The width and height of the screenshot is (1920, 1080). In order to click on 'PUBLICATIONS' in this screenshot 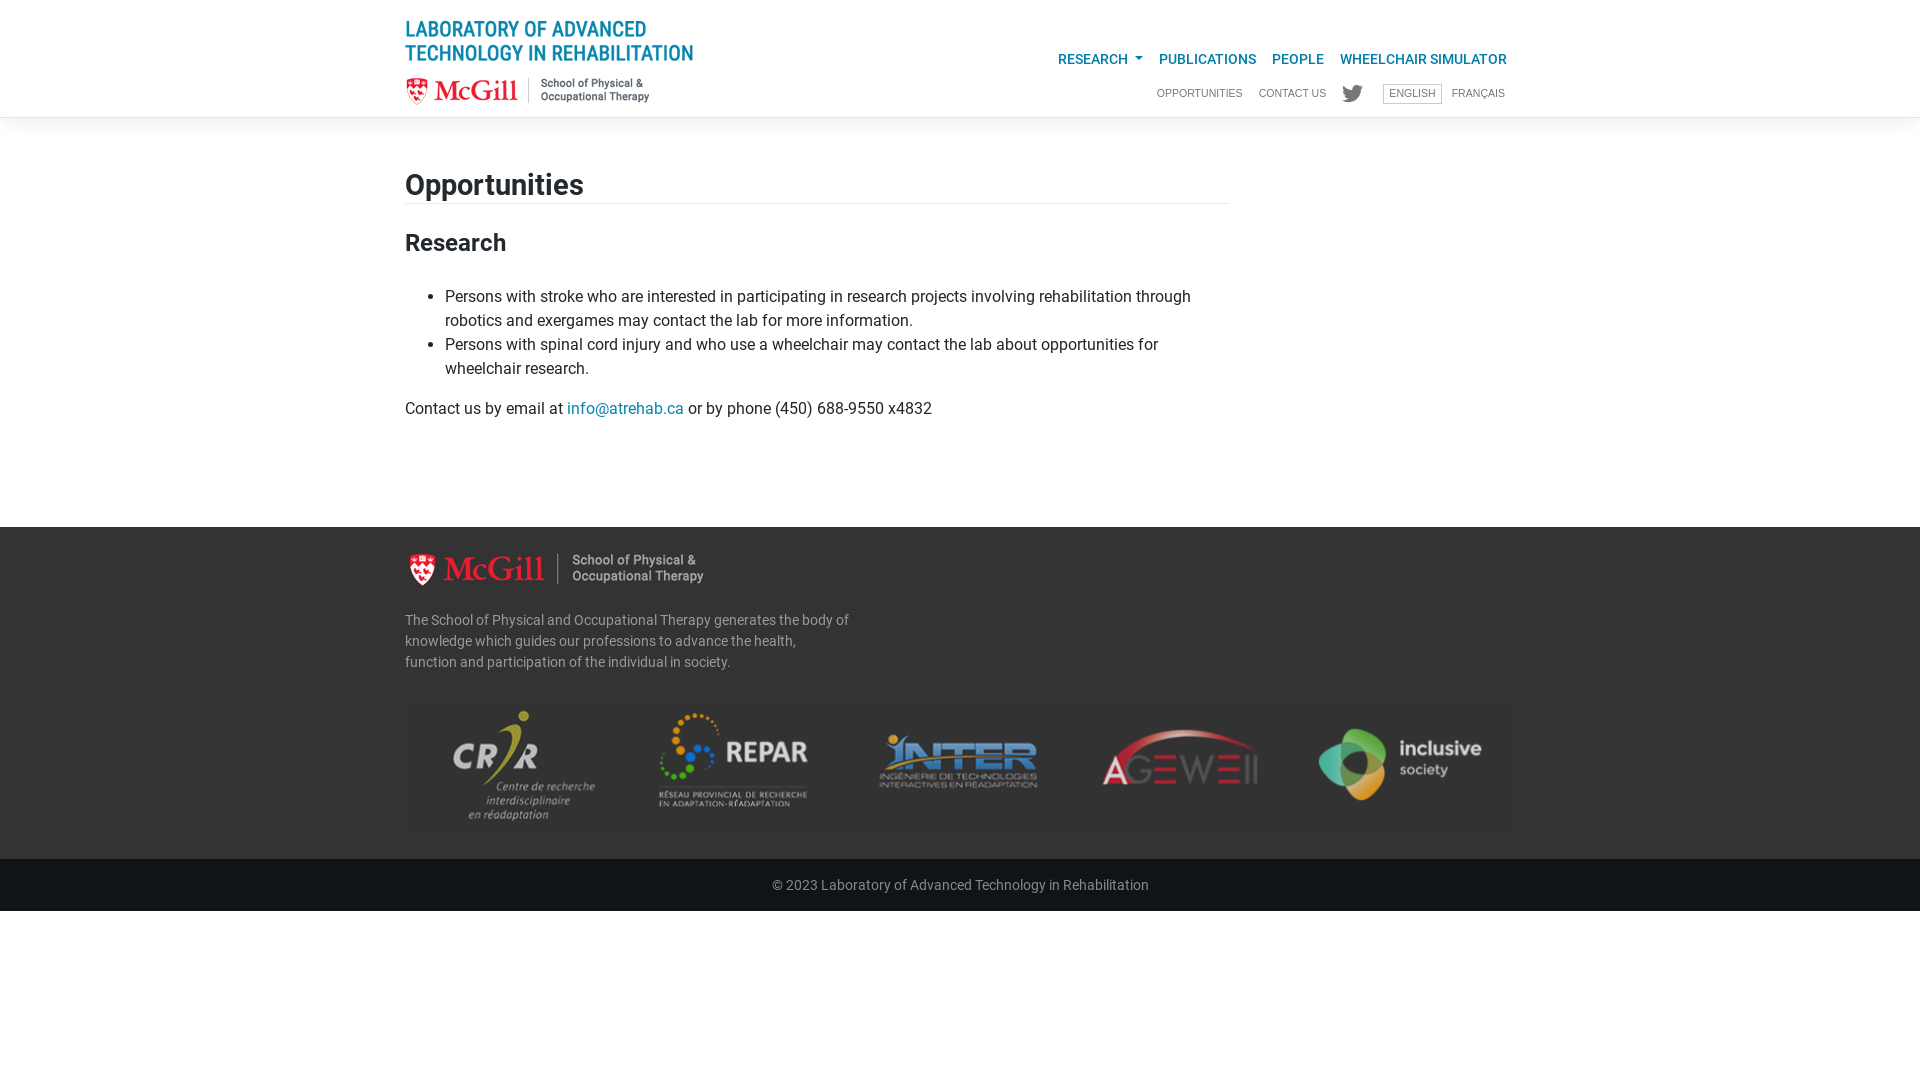, I will do `click(1206, 58)`.